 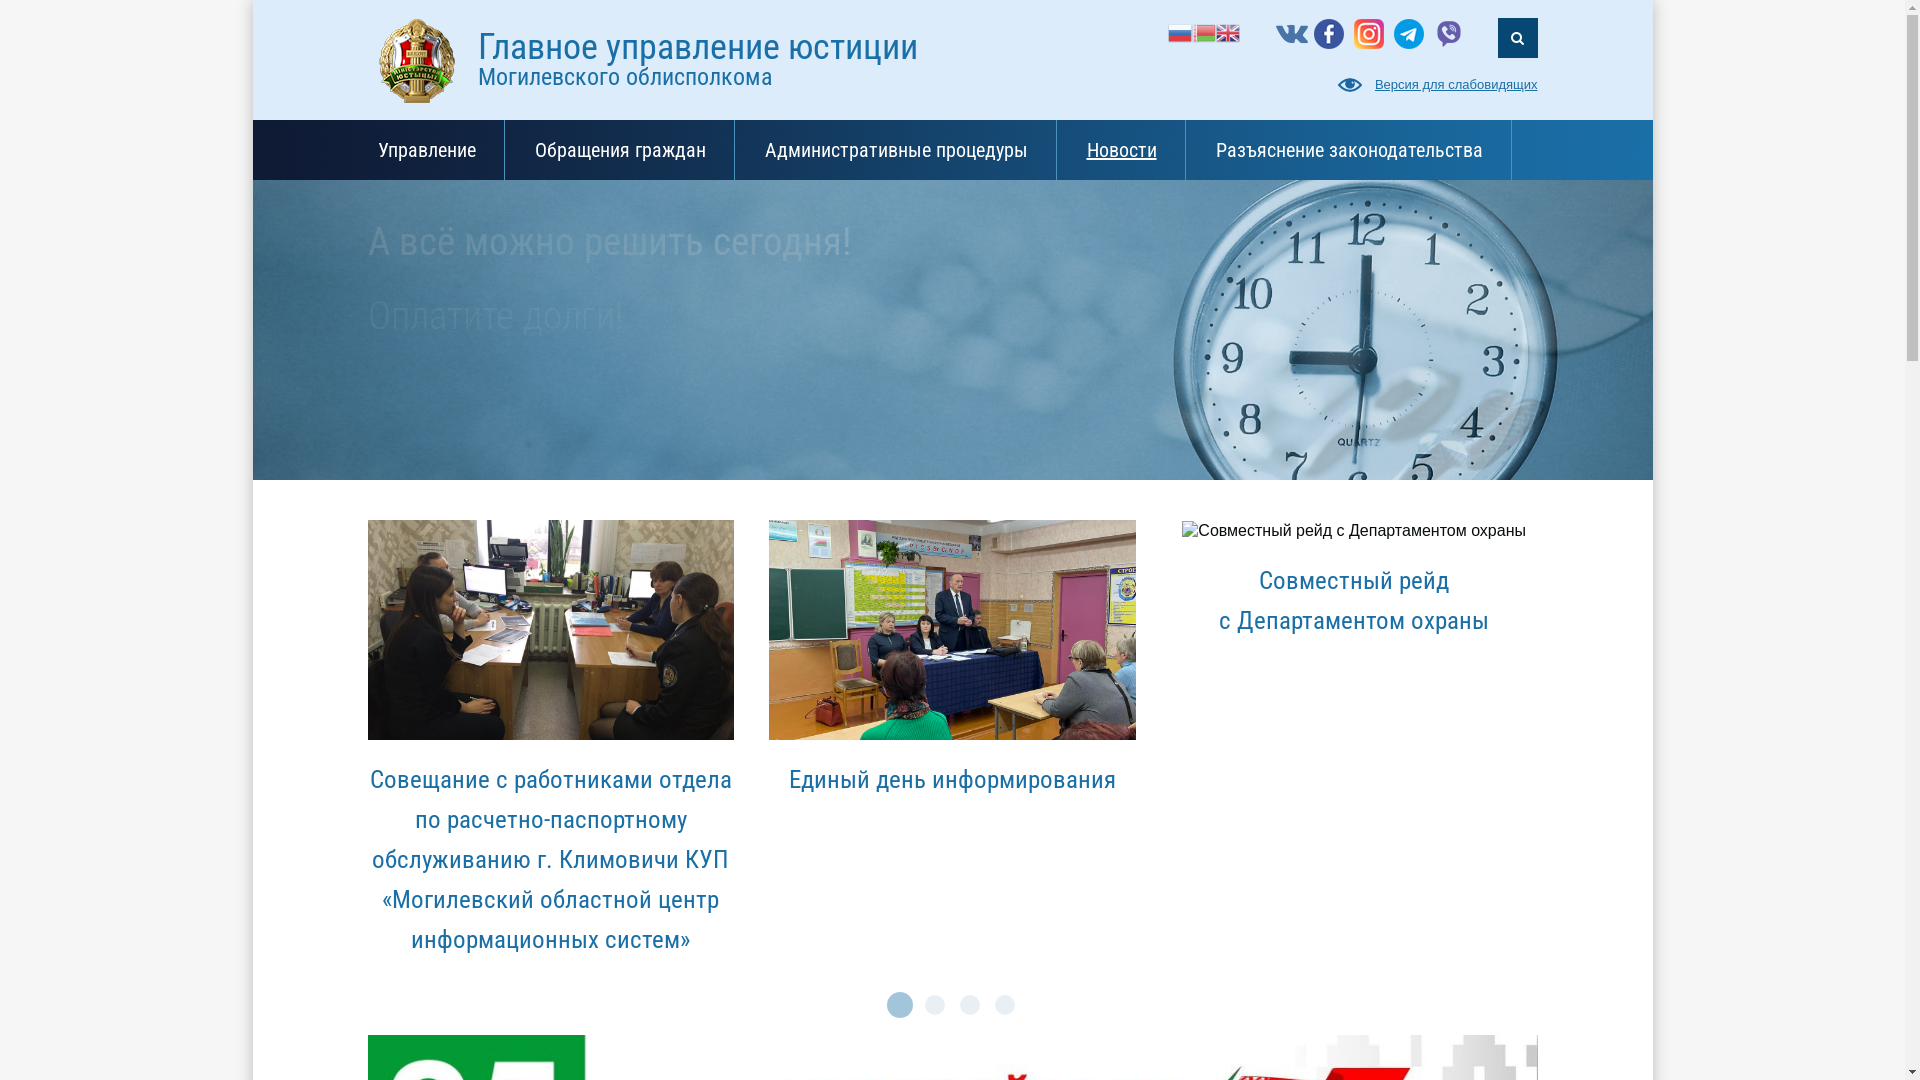 I want to click on 'English', so click(x=1227, y=31).